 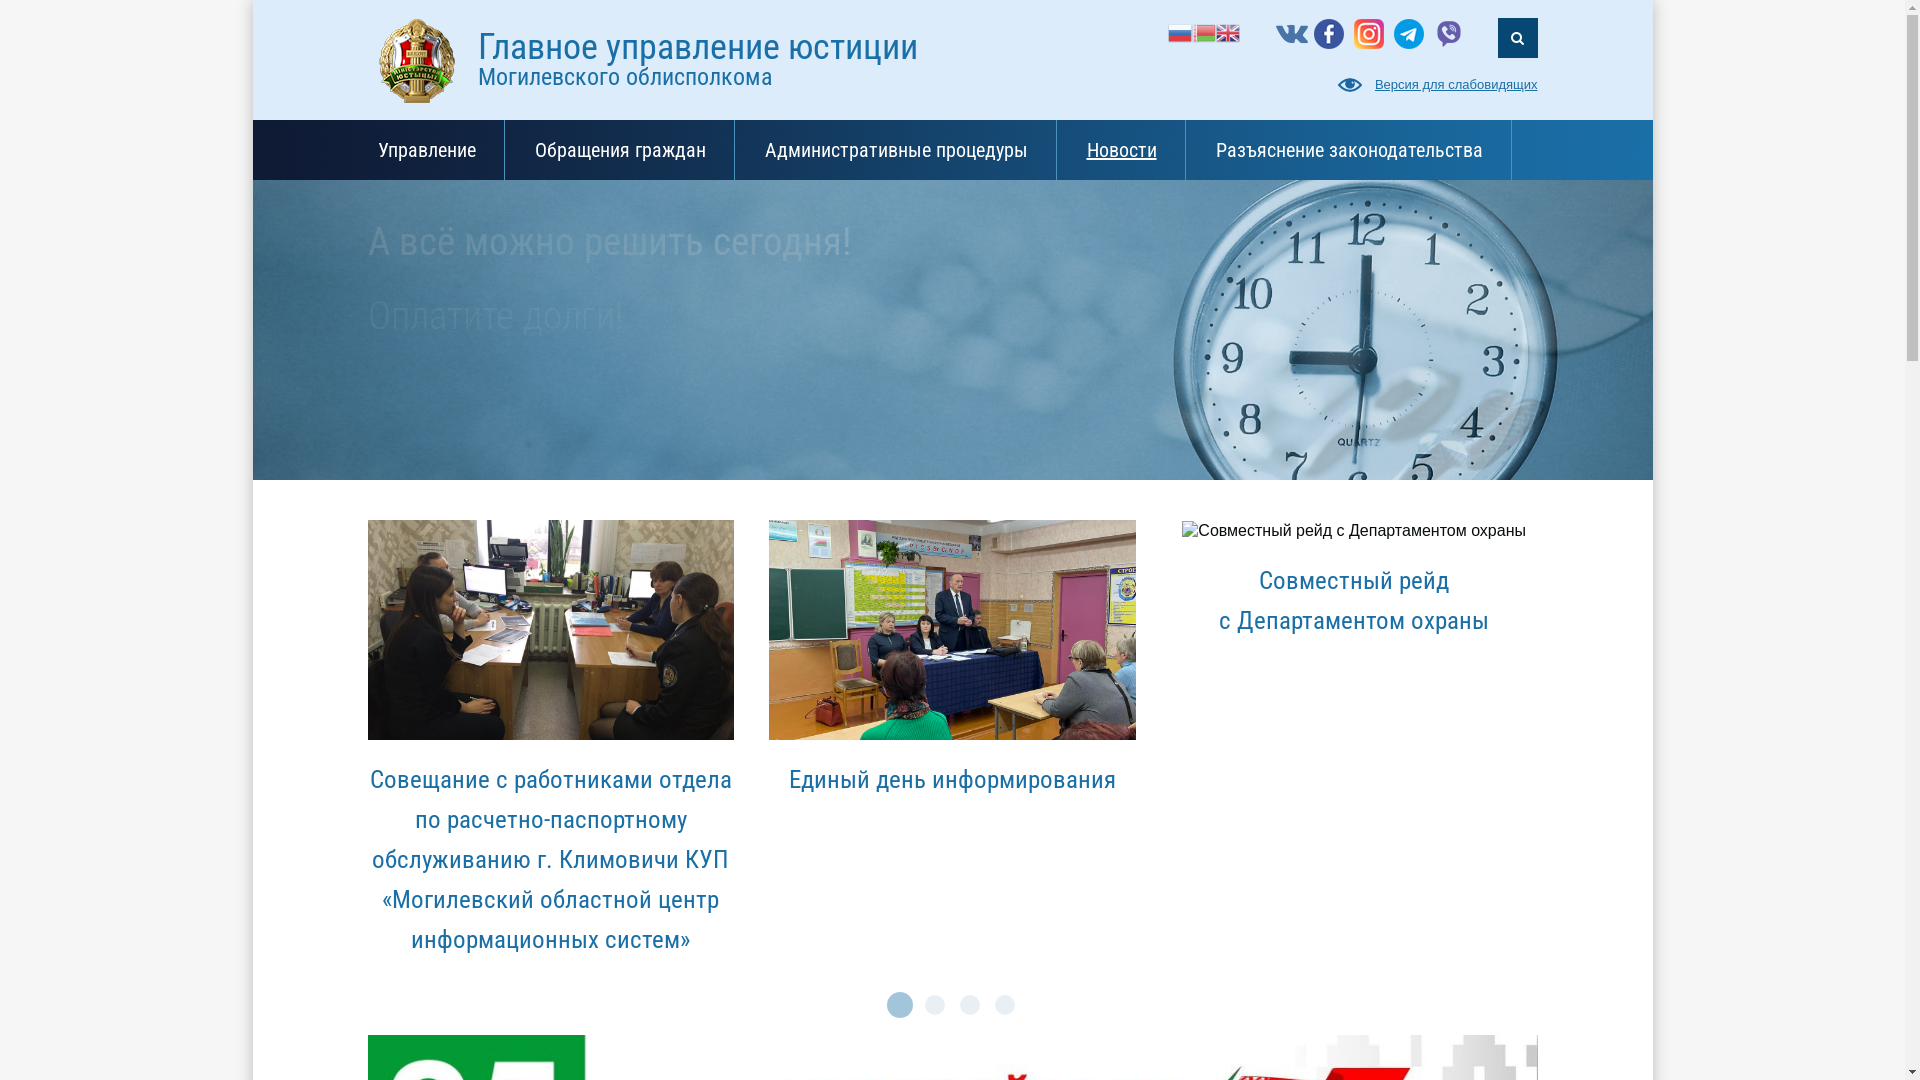 I want to click on 'English', so click(x=1227, y=31).